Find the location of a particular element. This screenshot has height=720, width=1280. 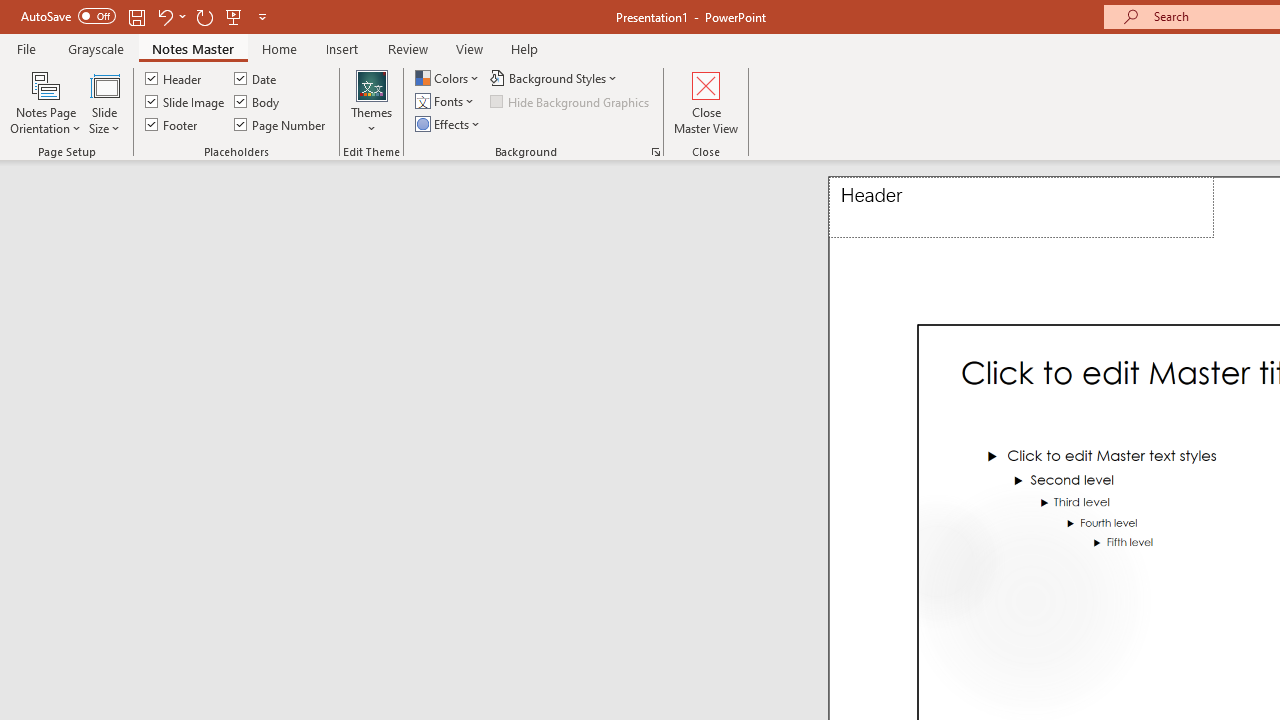

'Date' is located at coordinates (255, 77).